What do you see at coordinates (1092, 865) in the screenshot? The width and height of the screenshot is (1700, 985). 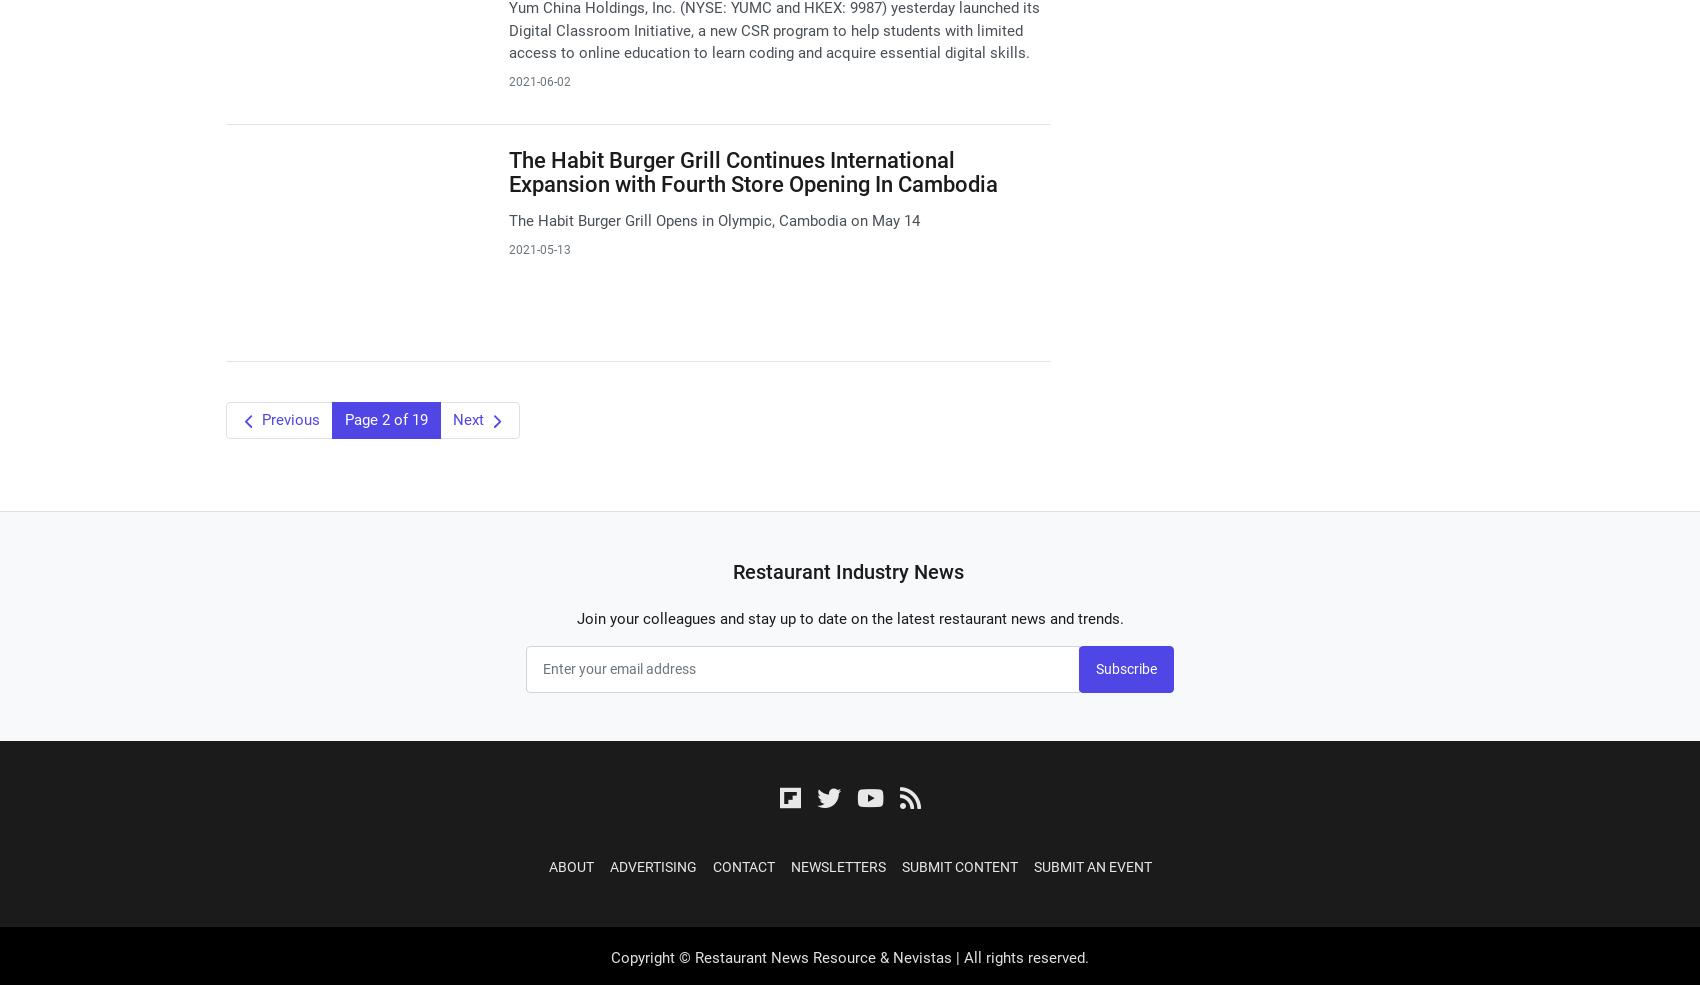 I see `'Submit an Event'` at bounding box center [1092, 865].